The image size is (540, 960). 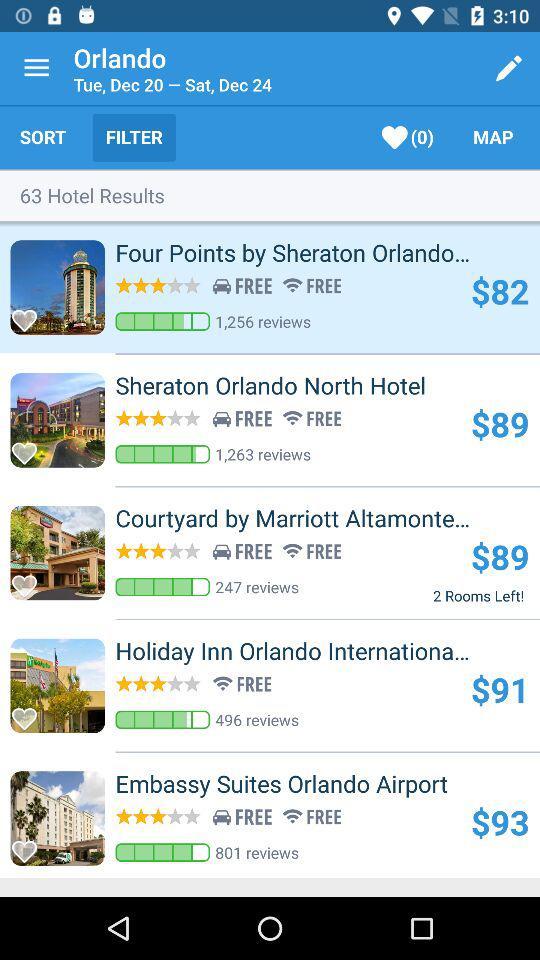 I want to click on the courtyard by marriott, so click(x=327, y=517).